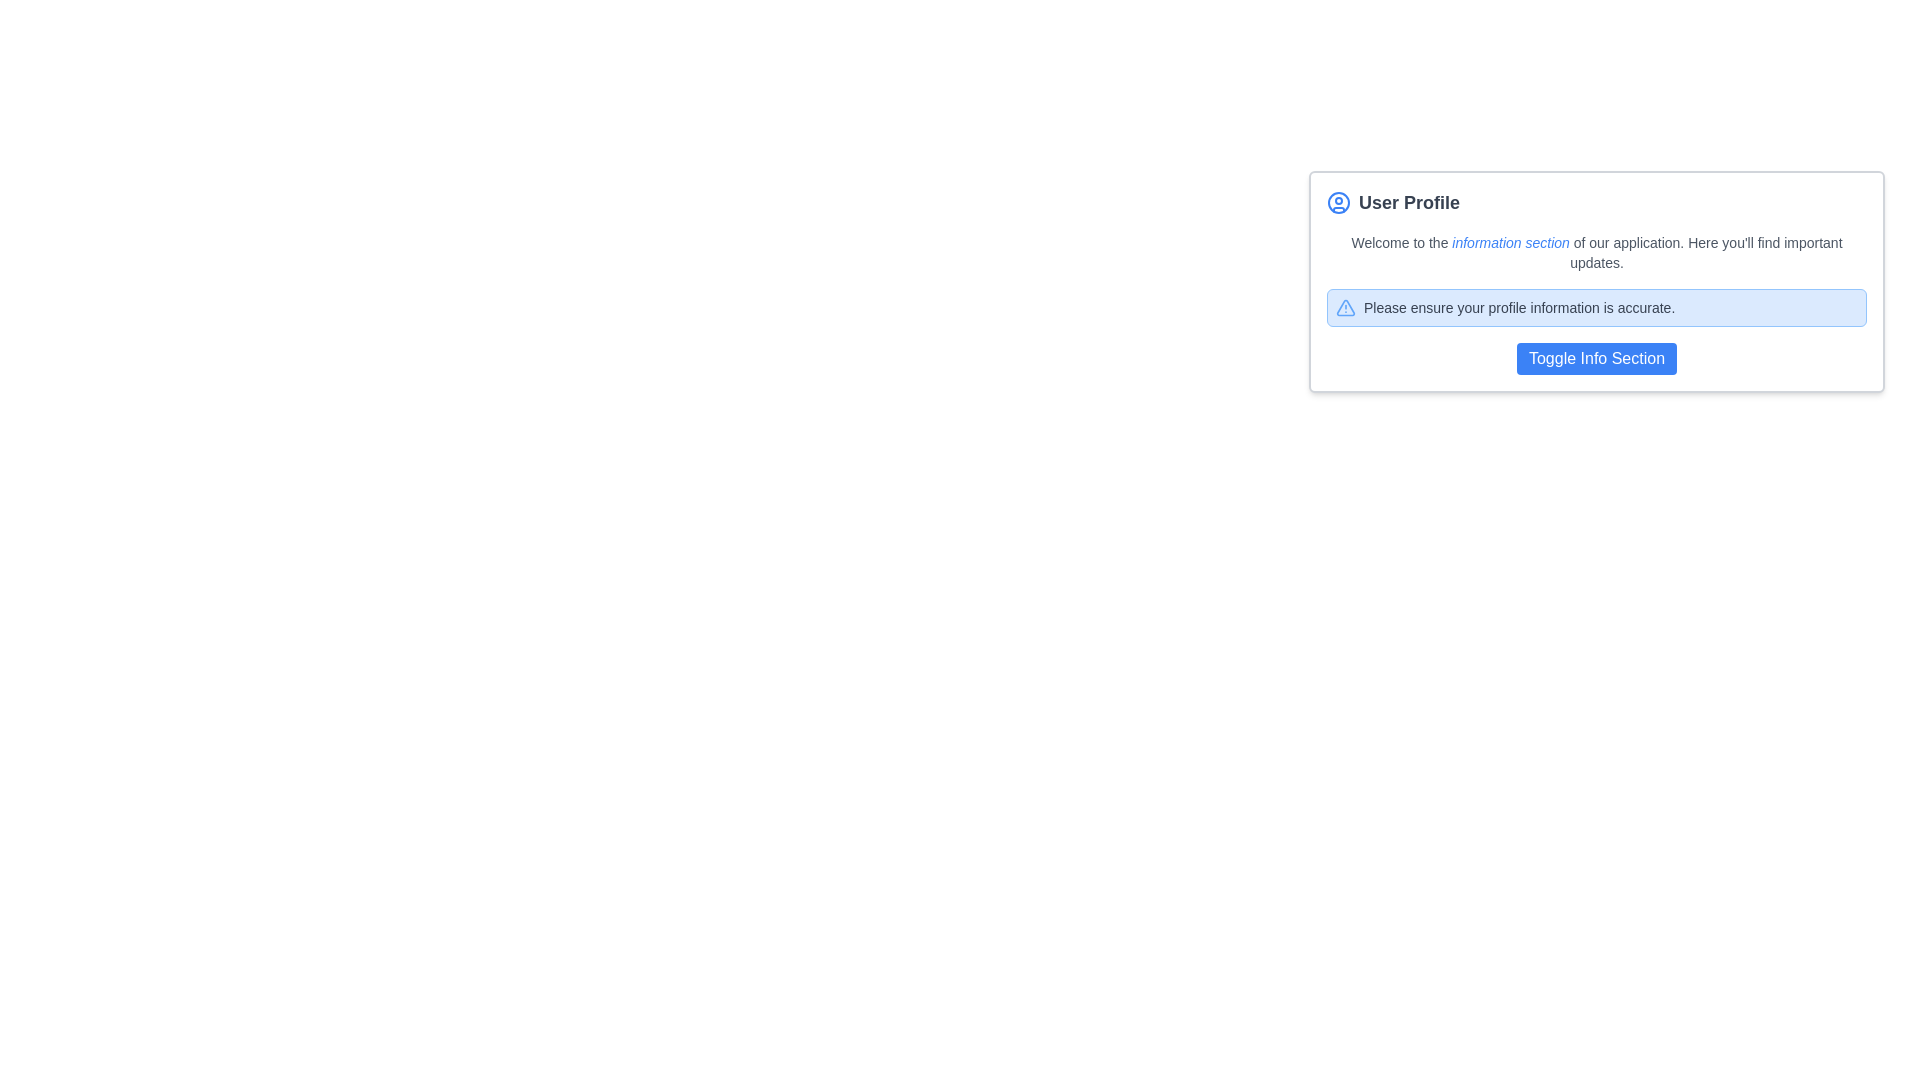 The width and height of the screenshot is (1920, 1080). Describe the element at coordinates (1339, 203) in the screenshot. I see `the circular user silhouette icon, which is the leftmost element in the 'User Profile' group at the top of the card-like panel` at that location.